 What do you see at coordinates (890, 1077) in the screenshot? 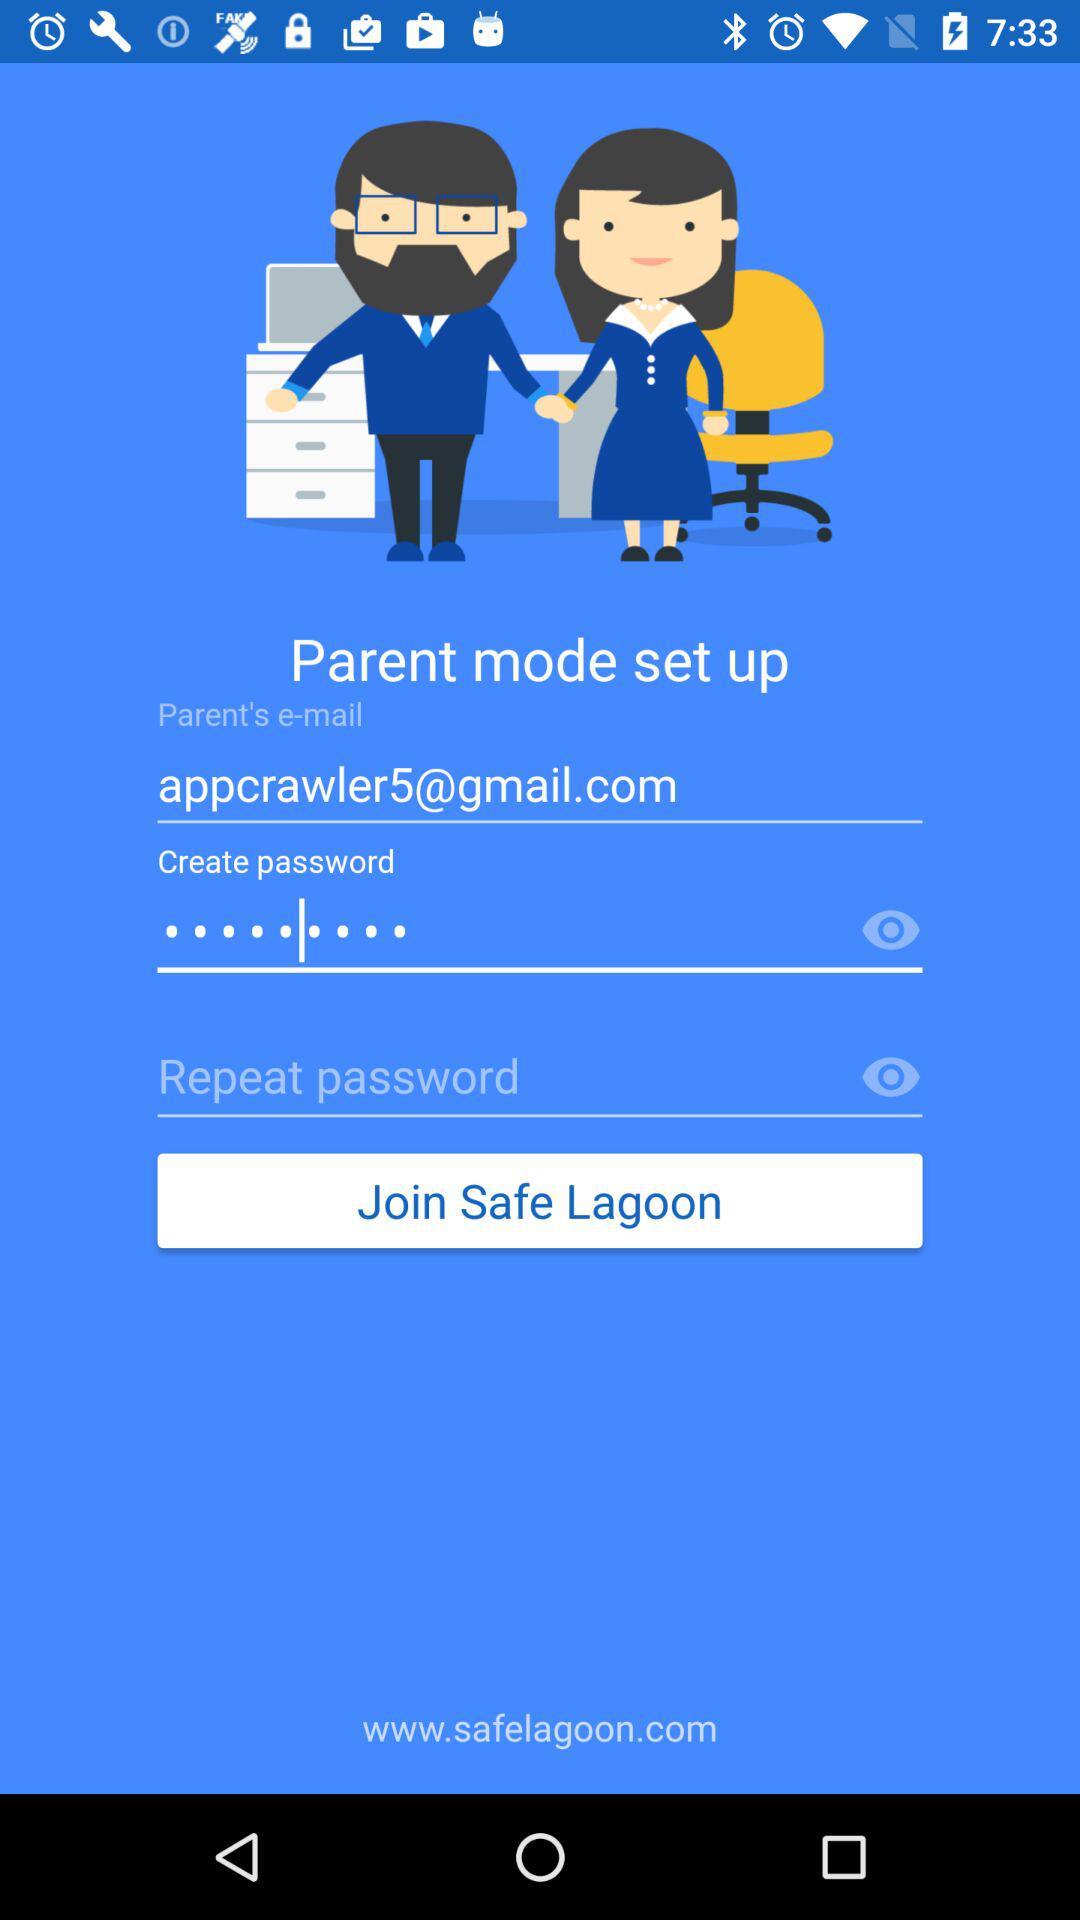
I see `show password` at bounding box center [890, 1077].